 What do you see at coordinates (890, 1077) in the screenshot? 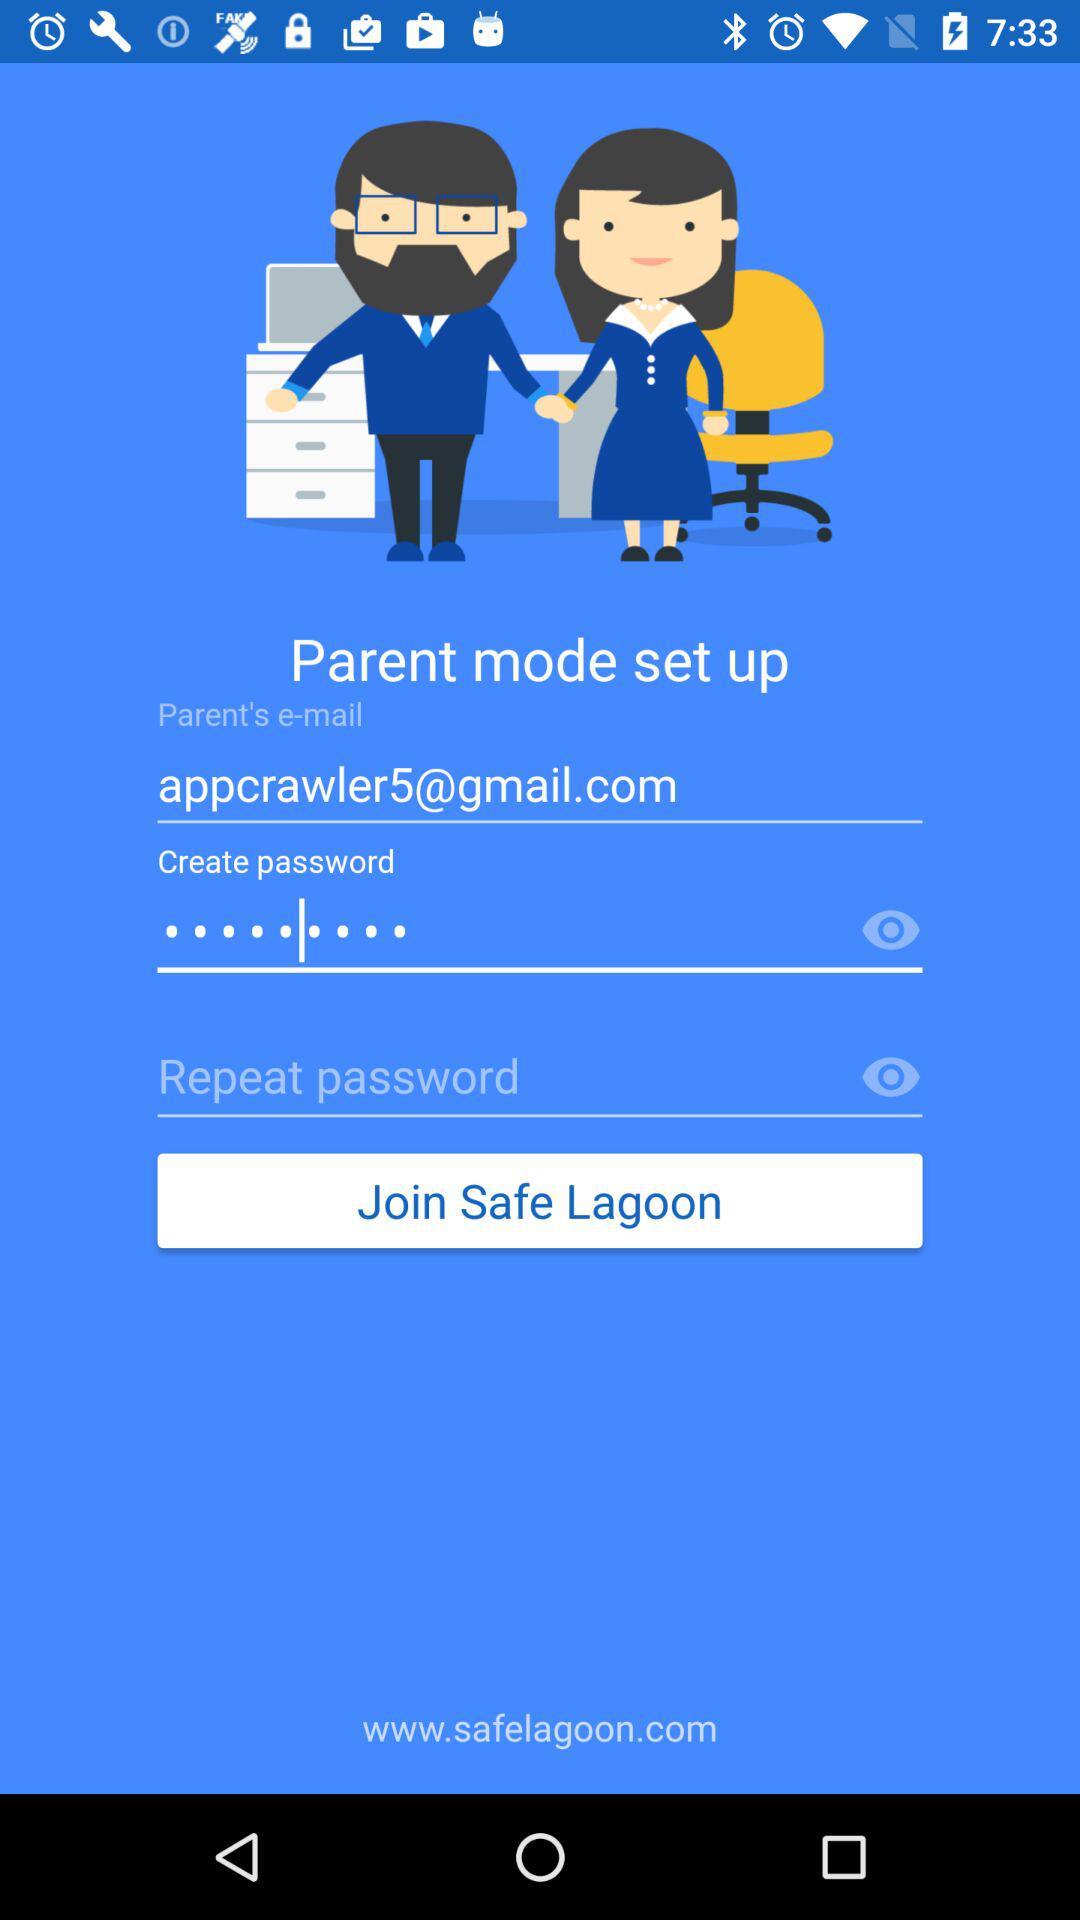
I see `show password` at bounding box center [890, 1077].